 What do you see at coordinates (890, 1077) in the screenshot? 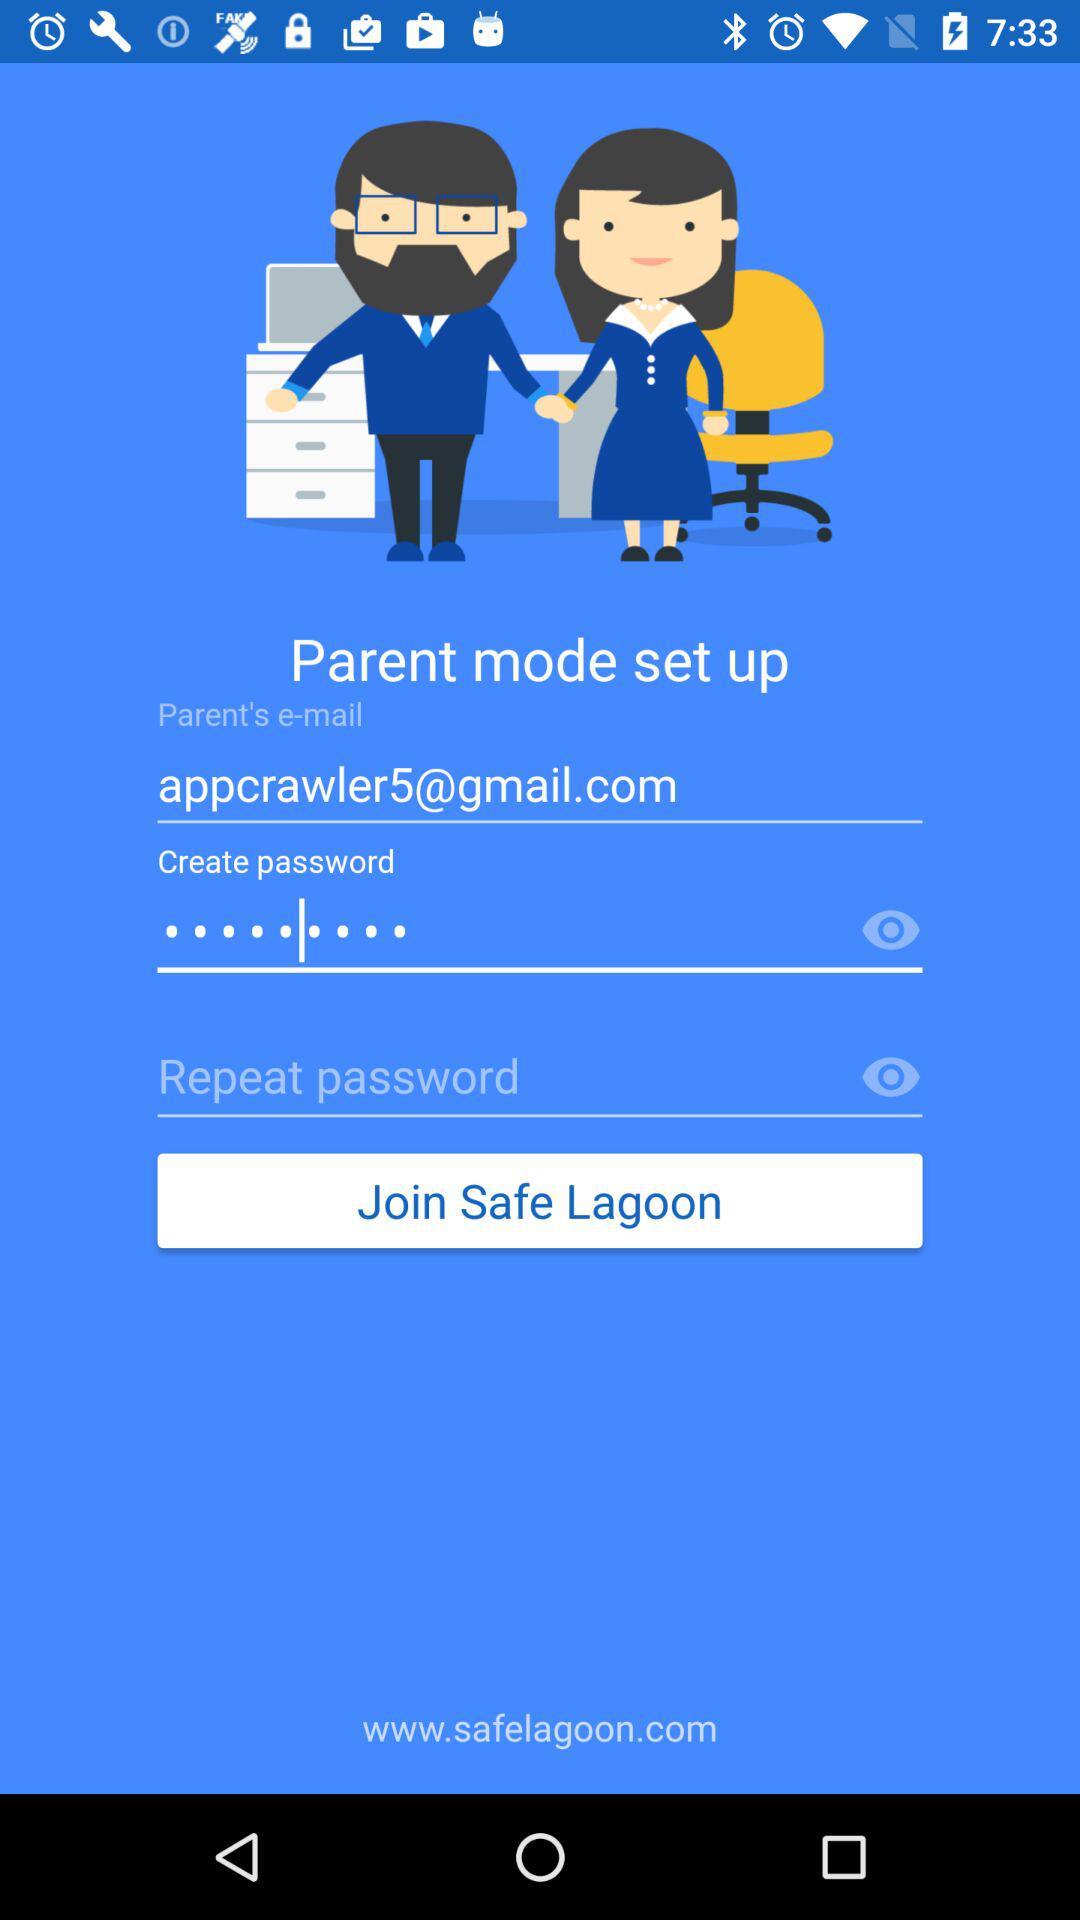
I see `show password` at bounding box center [890, 1077].